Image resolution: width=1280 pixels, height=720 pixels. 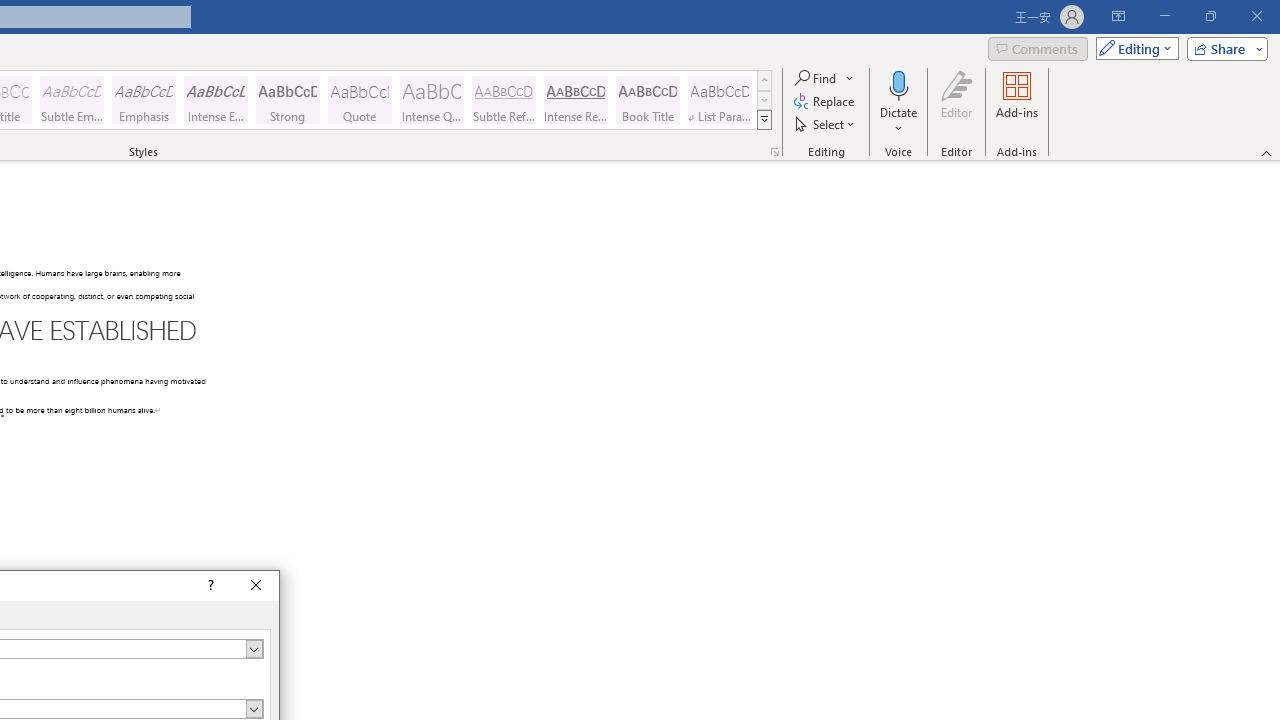 What do you see at coordinates (575, 100) in the screenshot?
I see `'Intense Reference'` at bounding box center [575, 100].